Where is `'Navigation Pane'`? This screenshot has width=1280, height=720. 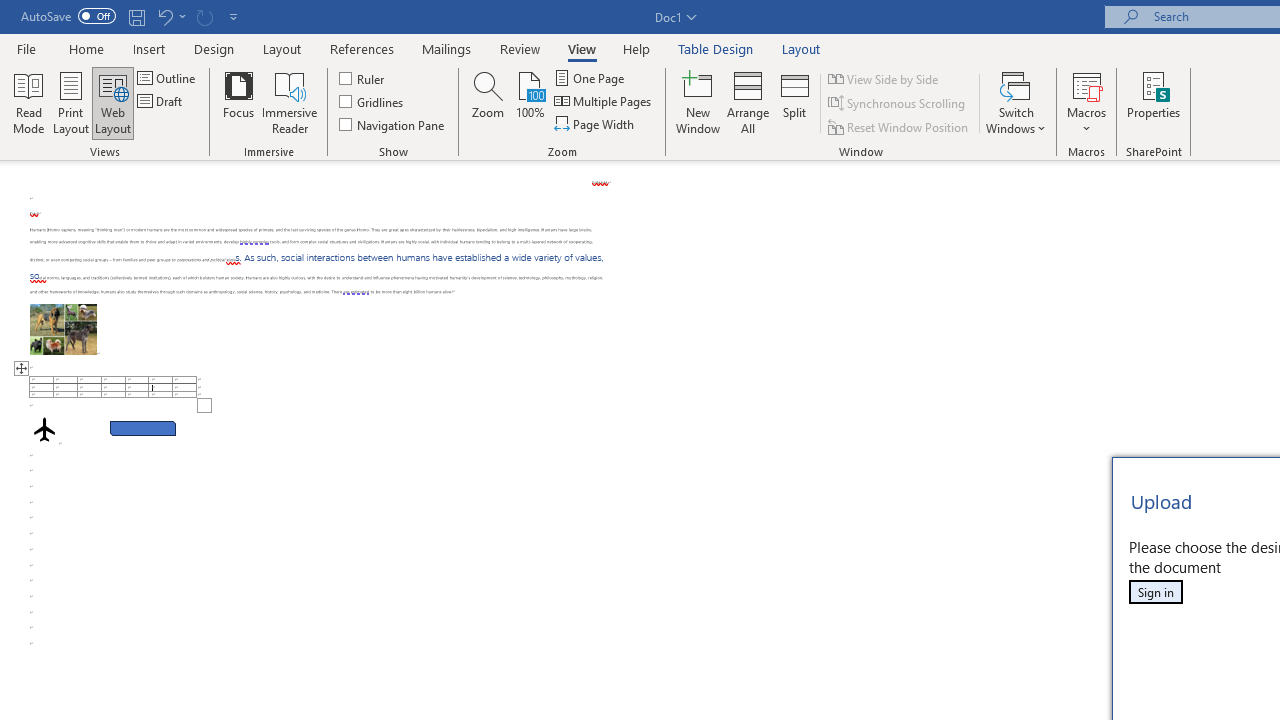
'Navigation Pane' is located at coordinates (392, 124).